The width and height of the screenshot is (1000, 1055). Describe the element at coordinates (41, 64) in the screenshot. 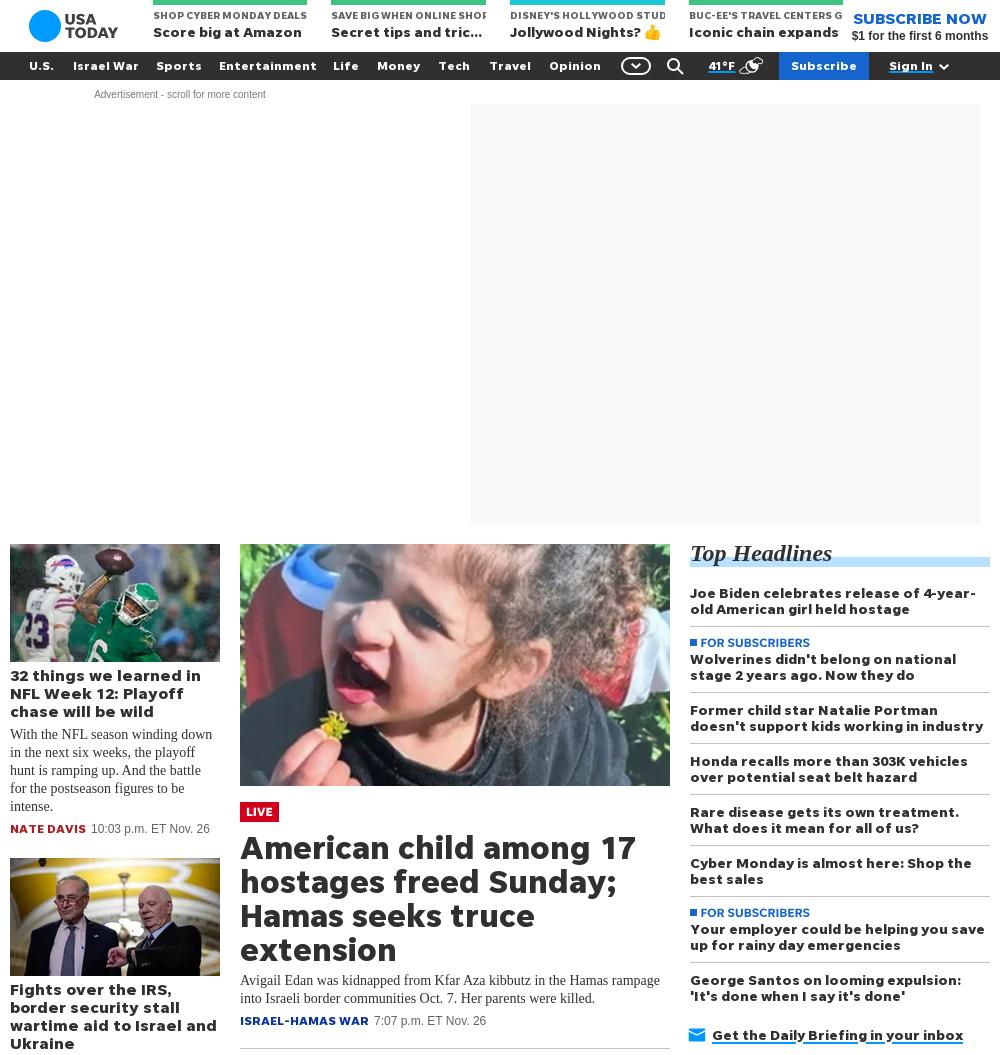

I see `'U.S.'` at that location.